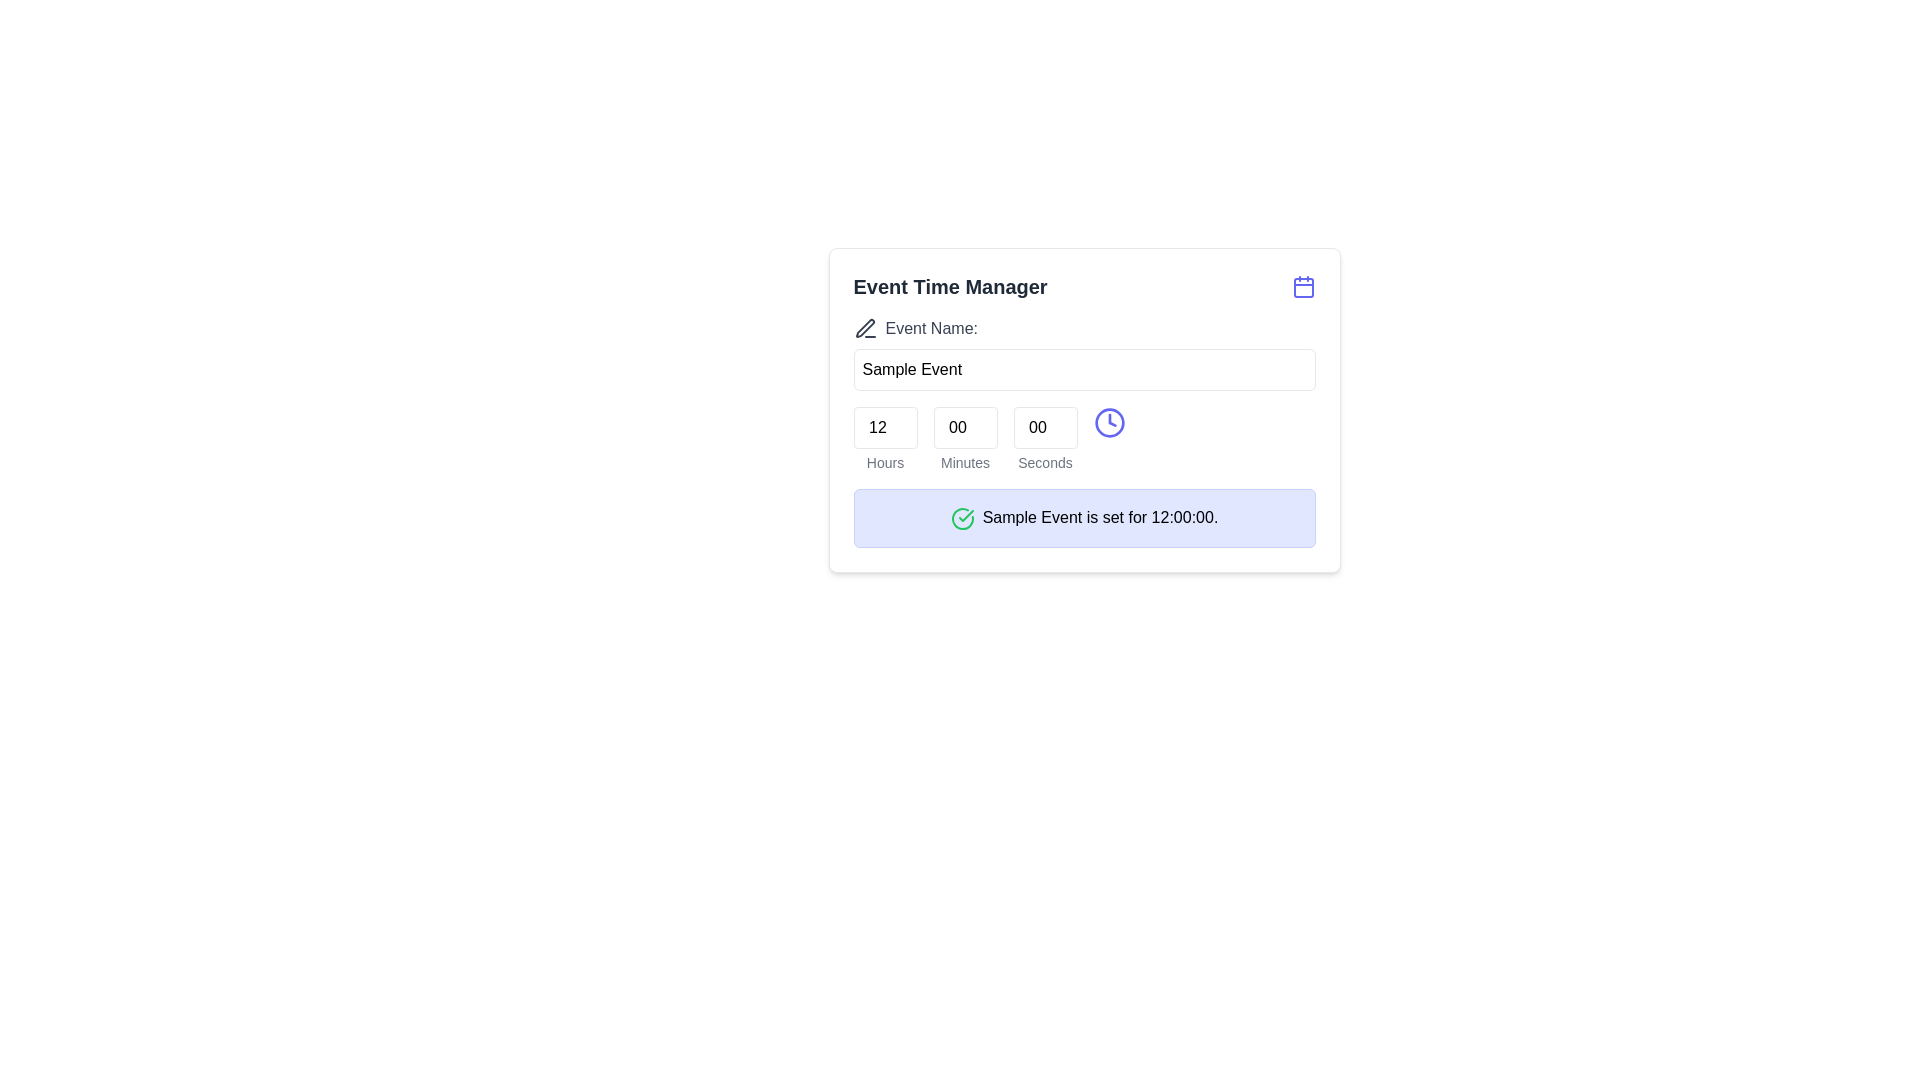  What do you see at coordinates (1083, 438) in the screenshot?
I see `the numeric input fields of the Time input group labeled 'Hours', 'Minutes', and 'Seconds' to focus on them` at bounding box center [1083, 438].